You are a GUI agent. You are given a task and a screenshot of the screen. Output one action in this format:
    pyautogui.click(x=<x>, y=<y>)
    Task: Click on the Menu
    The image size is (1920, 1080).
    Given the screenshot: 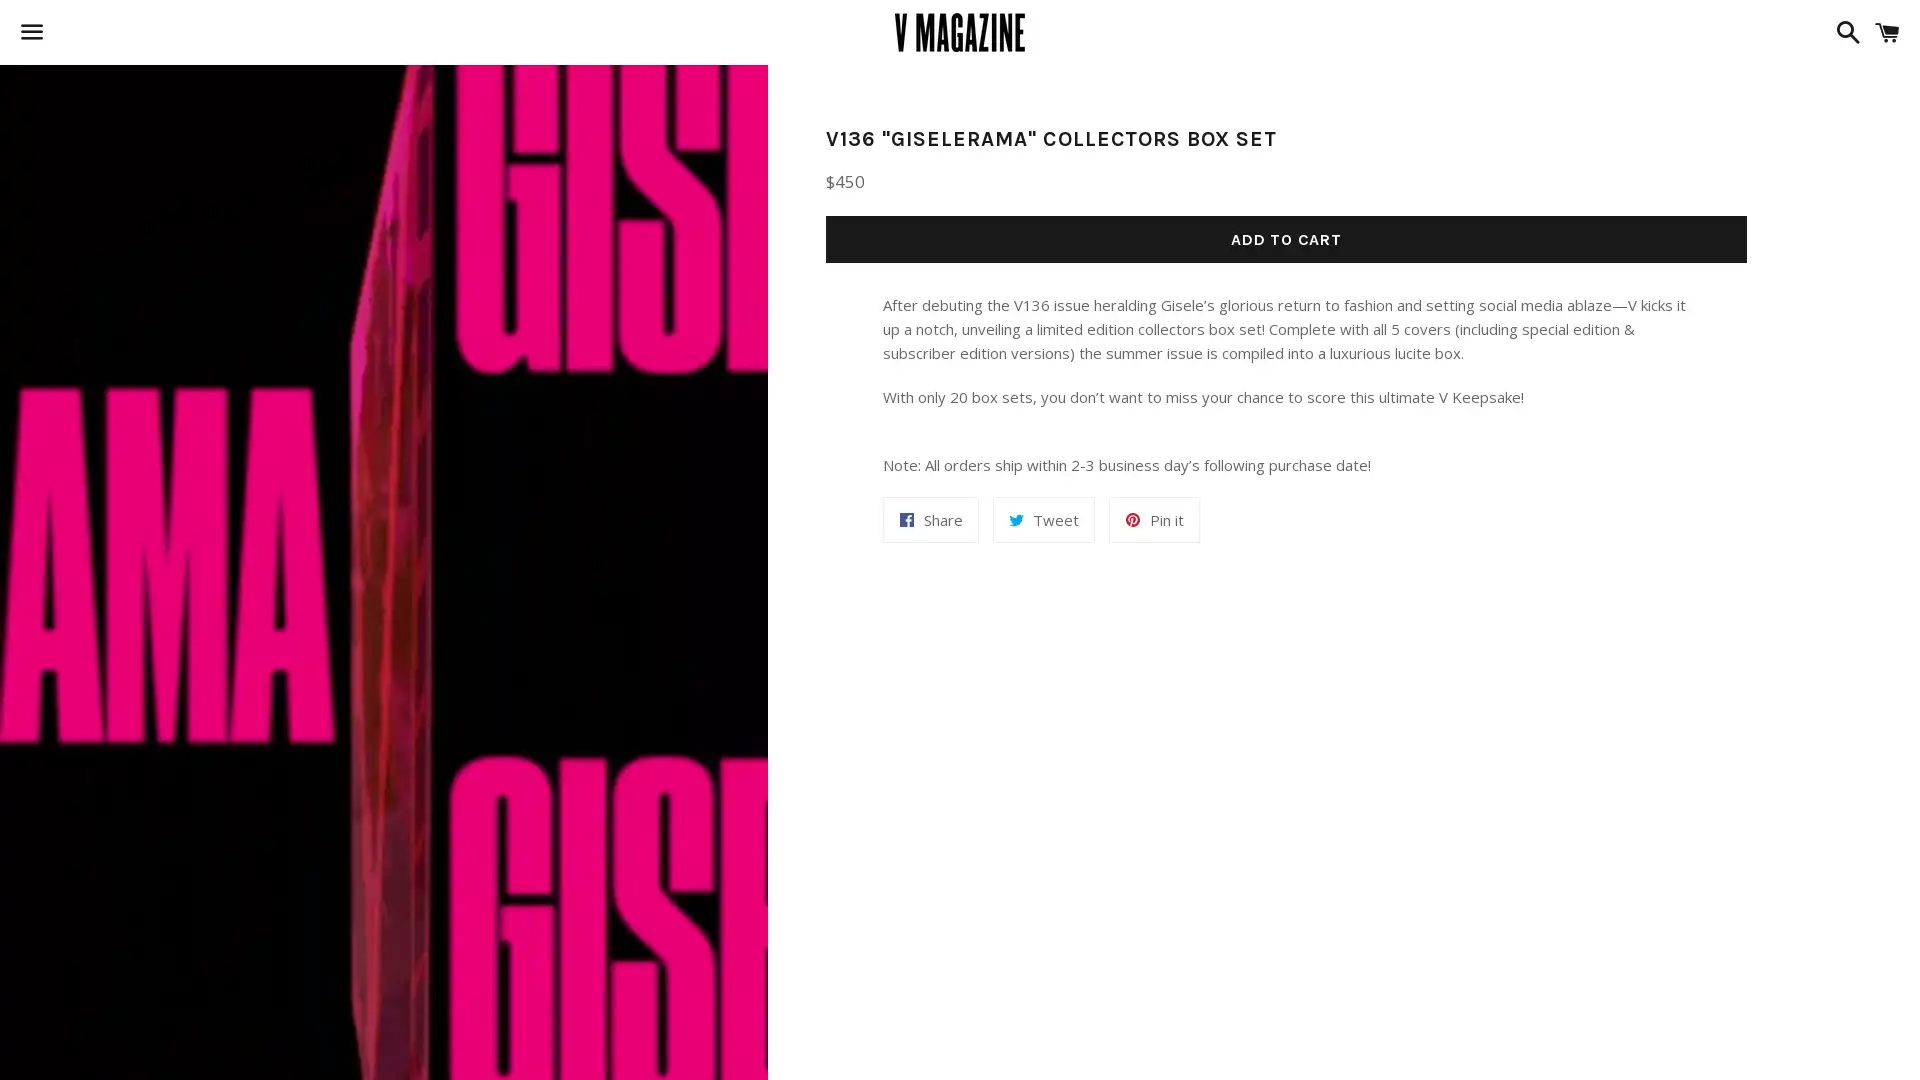 What is the action you would take?
    pyautogui.click(x=32, y=31)
    